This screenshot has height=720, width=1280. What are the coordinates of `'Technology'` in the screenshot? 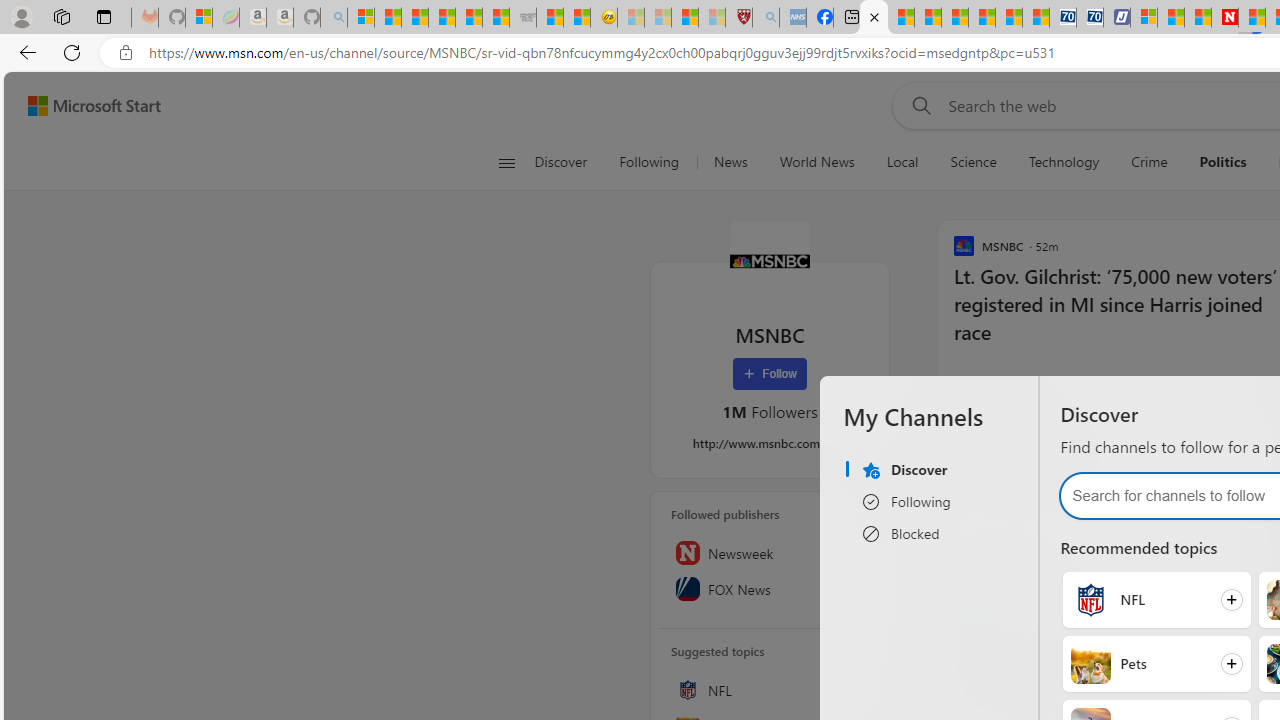 It's located at (1062, 162).